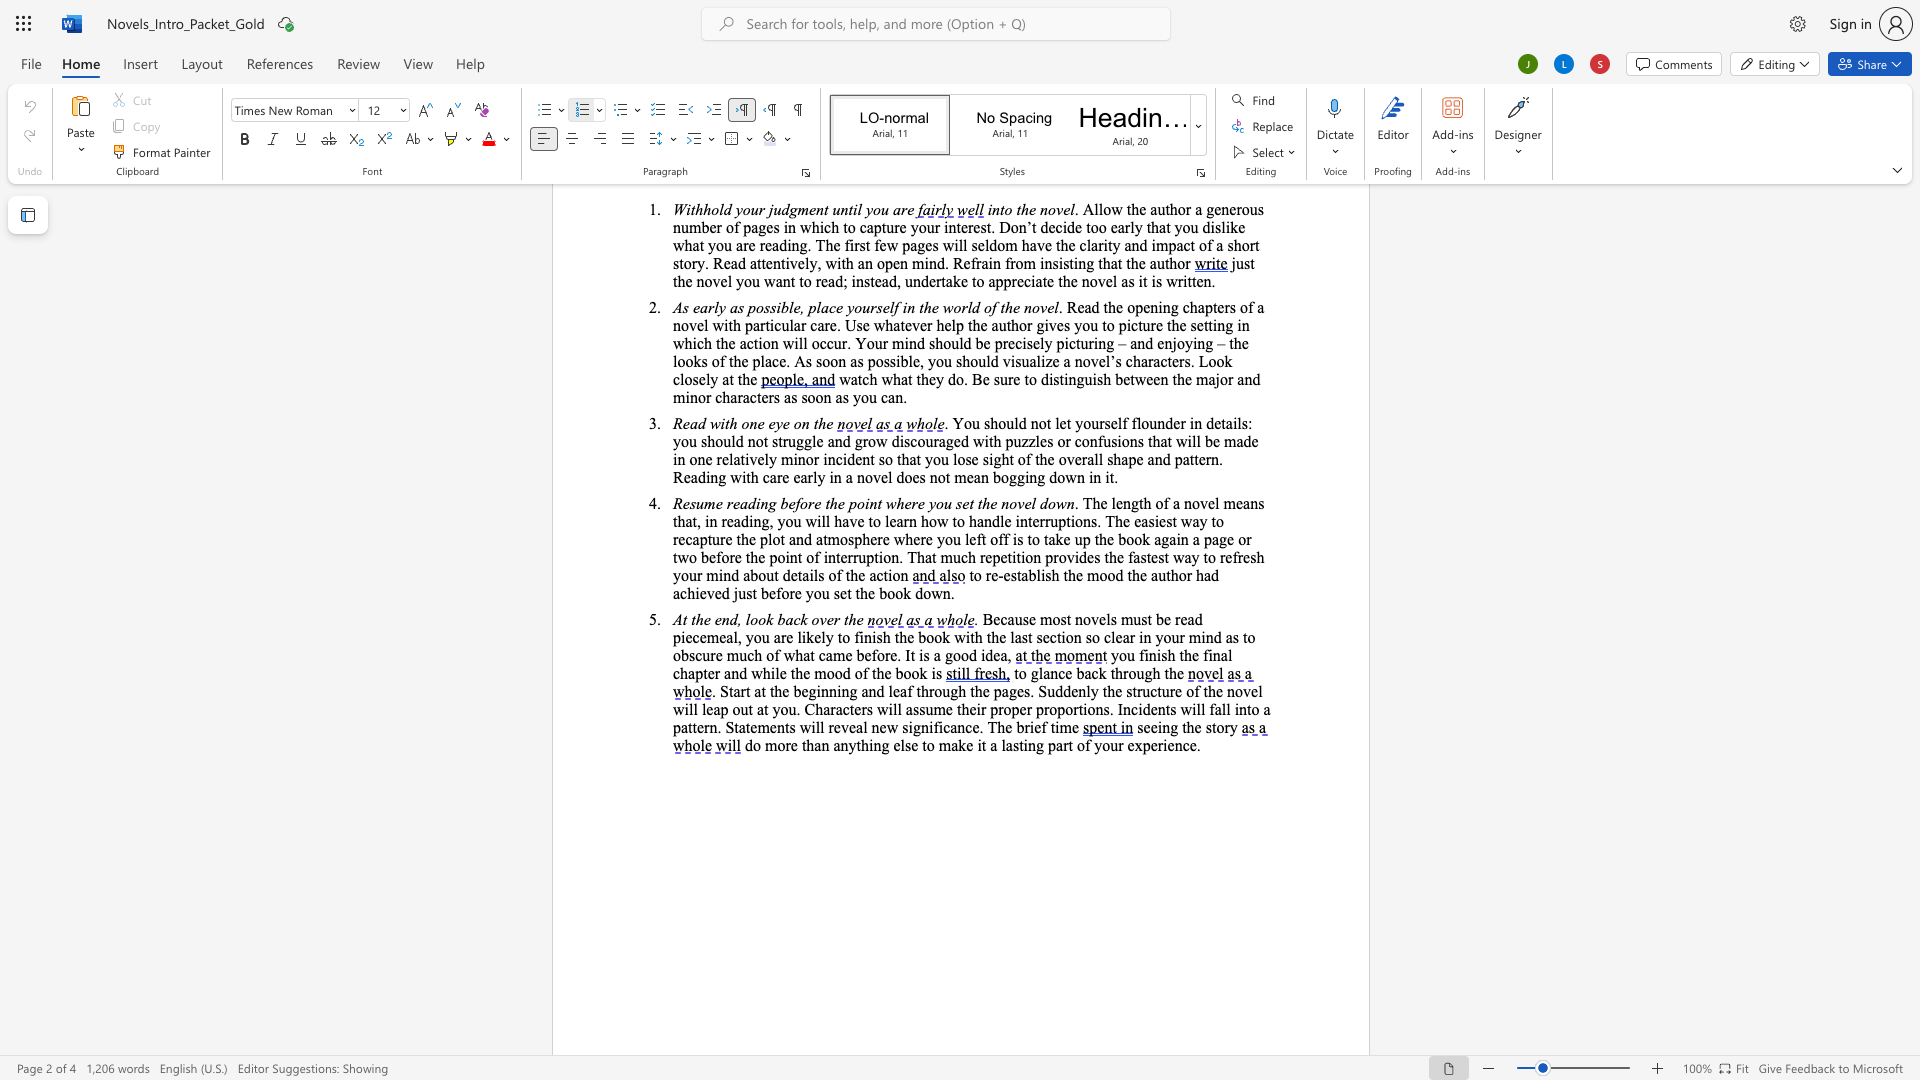  Describe the element at coordinates (753, 618) in the screenshot. I see `the 1th character "o" in the text` at that location.